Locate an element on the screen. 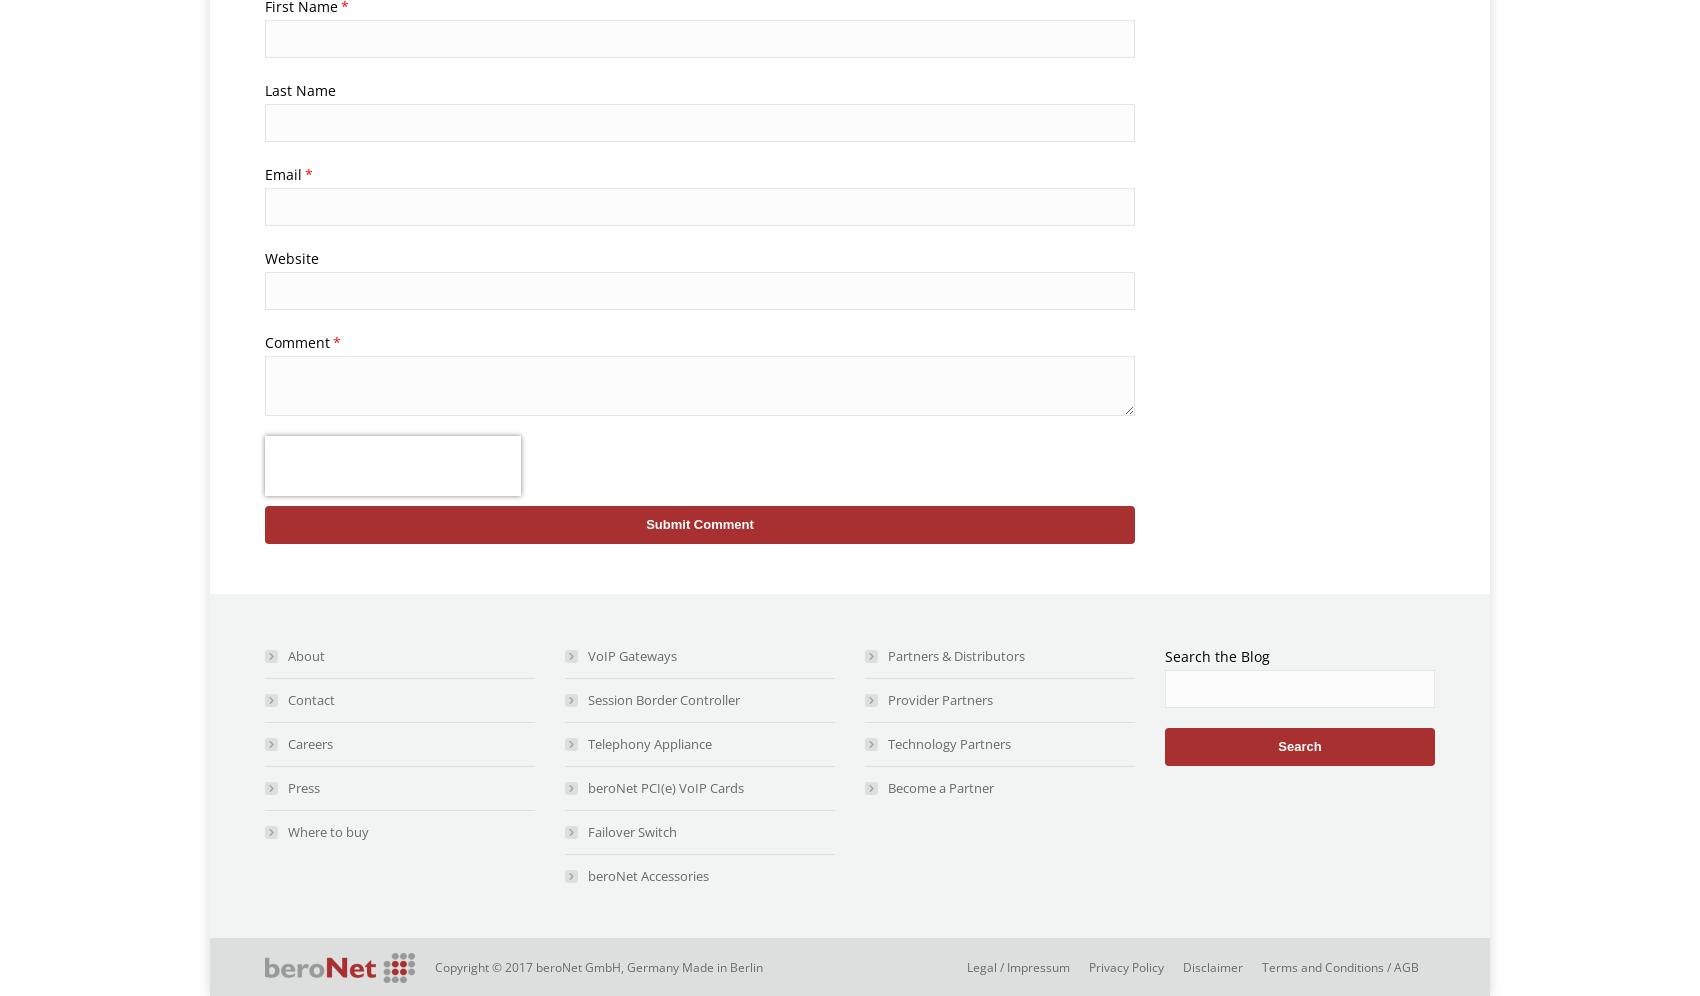 The height and width of the screenshot is (996, 1700). 'beroNet Accessories' is located at coordinates (648, 874).